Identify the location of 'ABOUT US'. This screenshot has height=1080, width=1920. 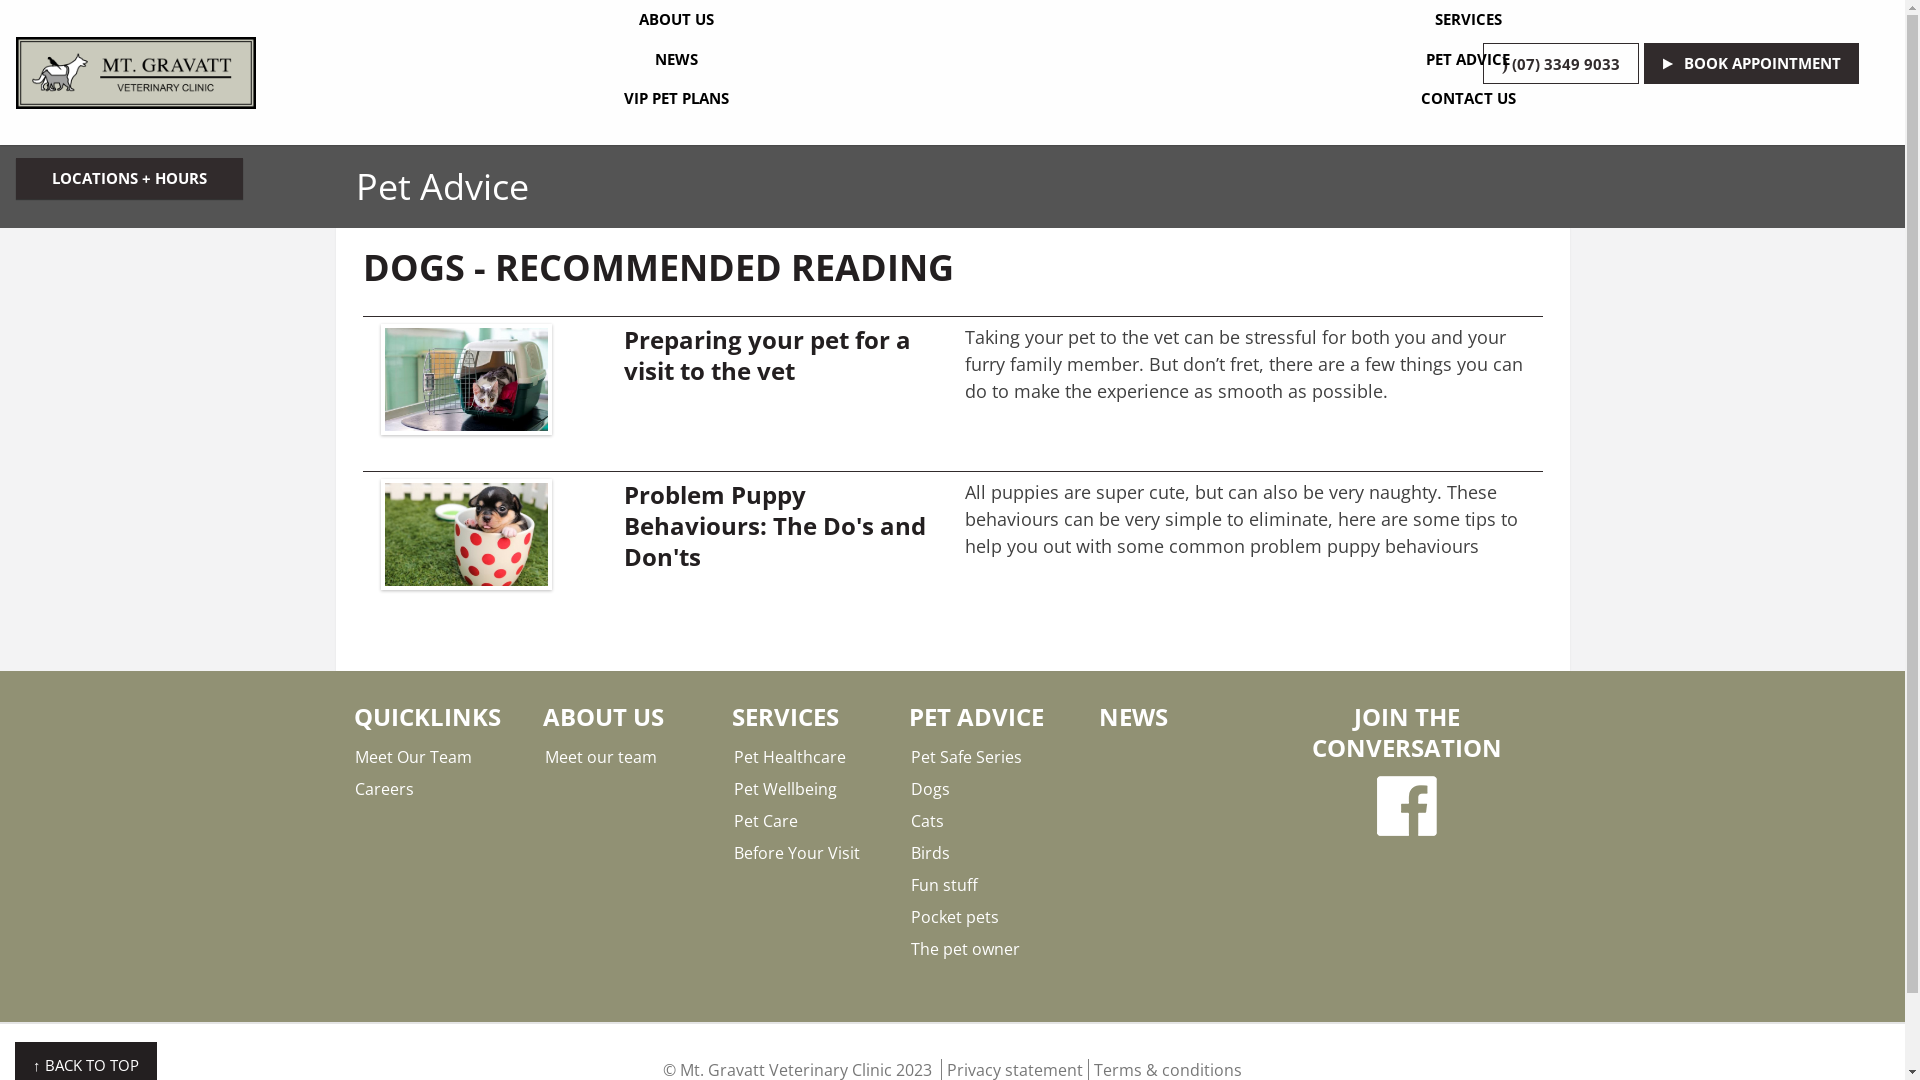
(602, 715).